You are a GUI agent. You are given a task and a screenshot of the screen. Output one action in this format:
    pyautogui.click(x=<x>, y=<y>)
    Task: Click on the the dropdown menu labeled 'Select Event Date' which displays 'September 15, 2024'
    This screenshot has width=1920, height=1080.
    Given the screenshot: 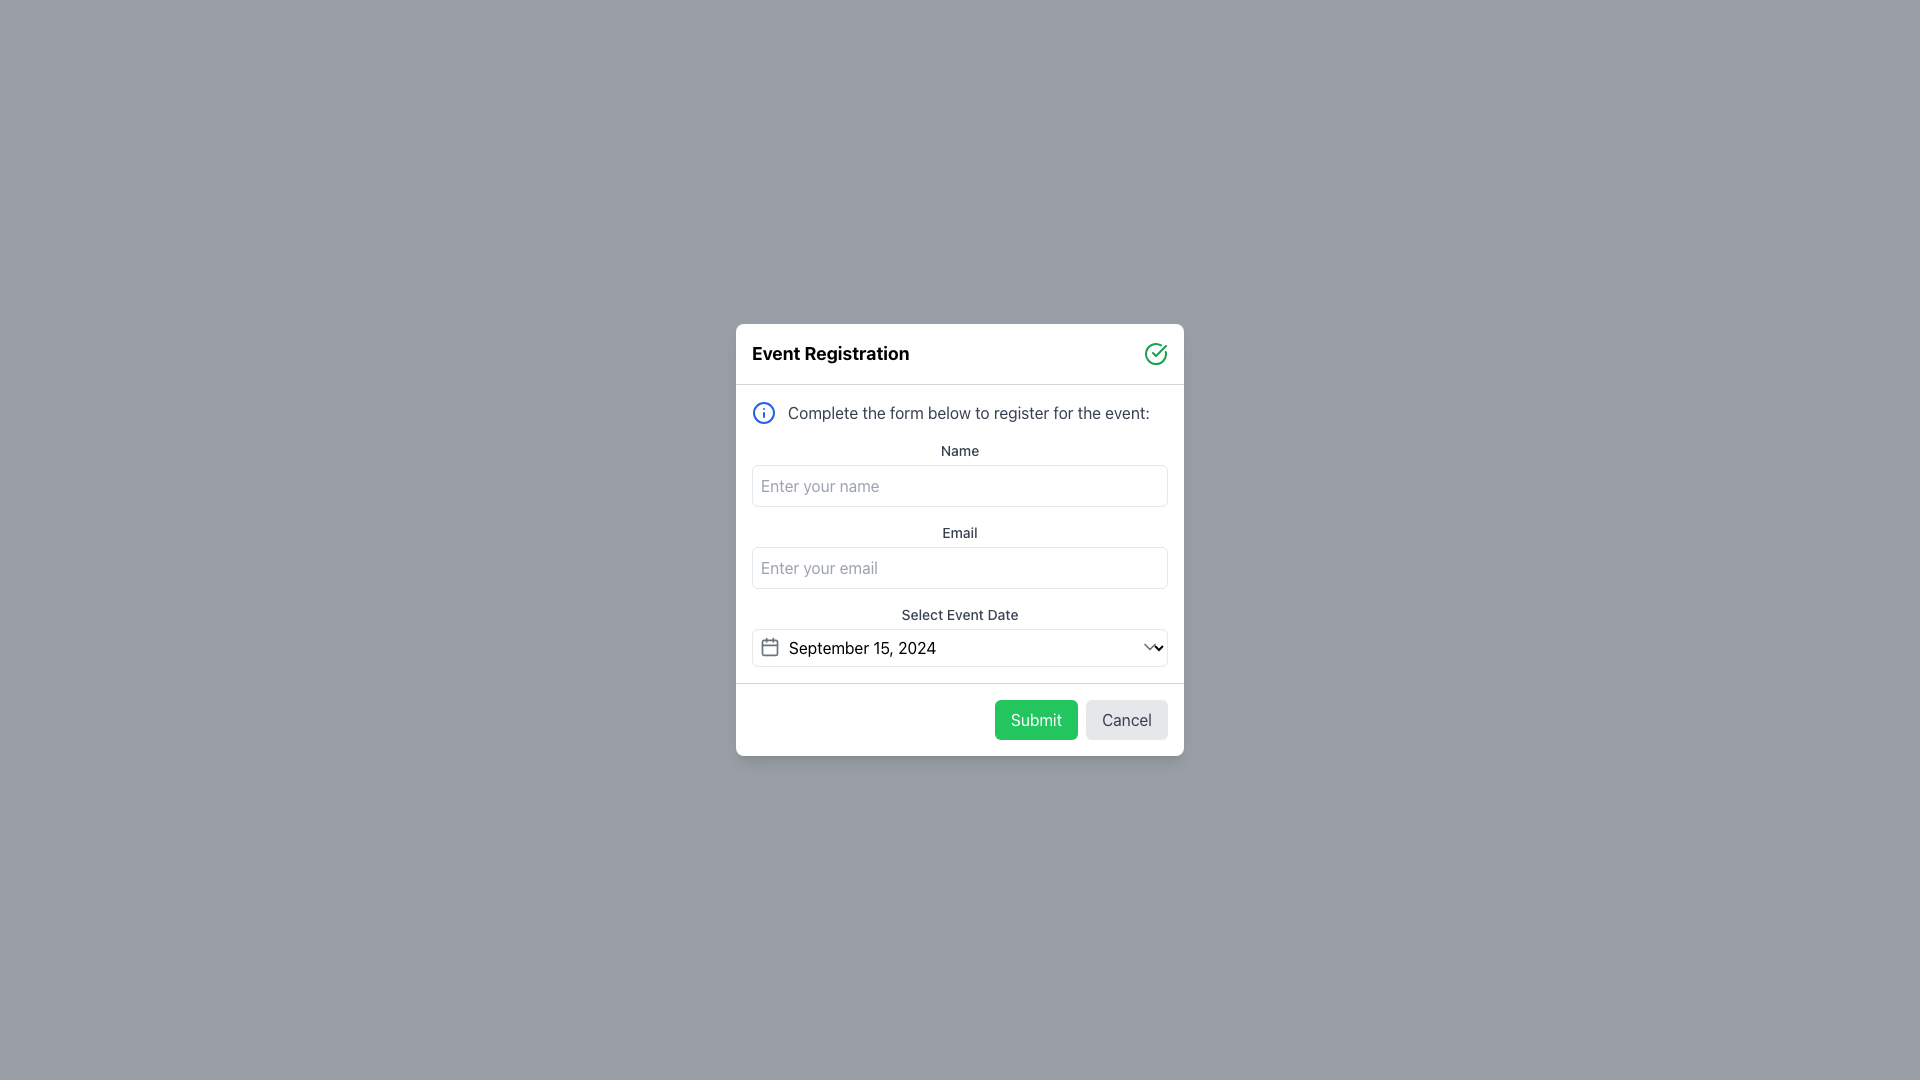 What is the action you would take?
    pyautogui.click(x=960, y=648)
    